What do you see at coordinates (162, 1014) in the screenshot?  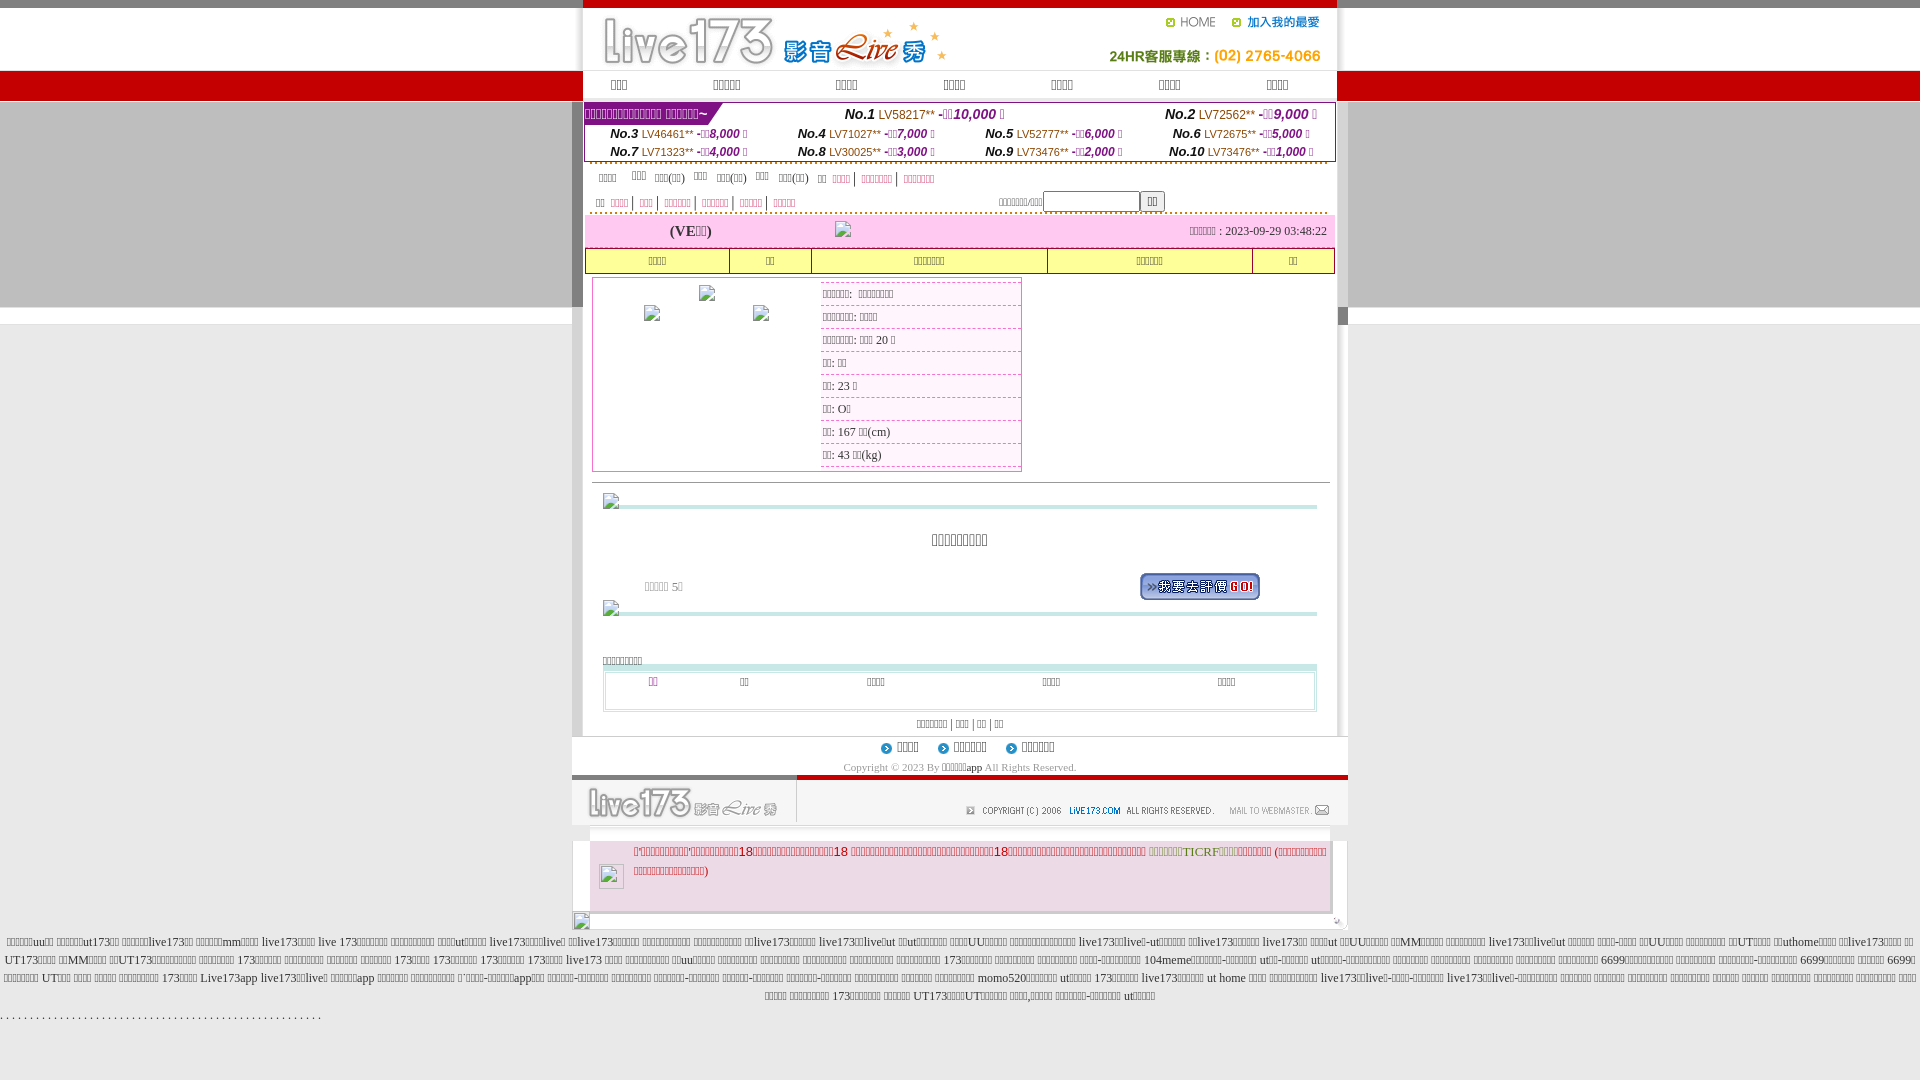 I see `'.'` at bounding box center [162, 1014].